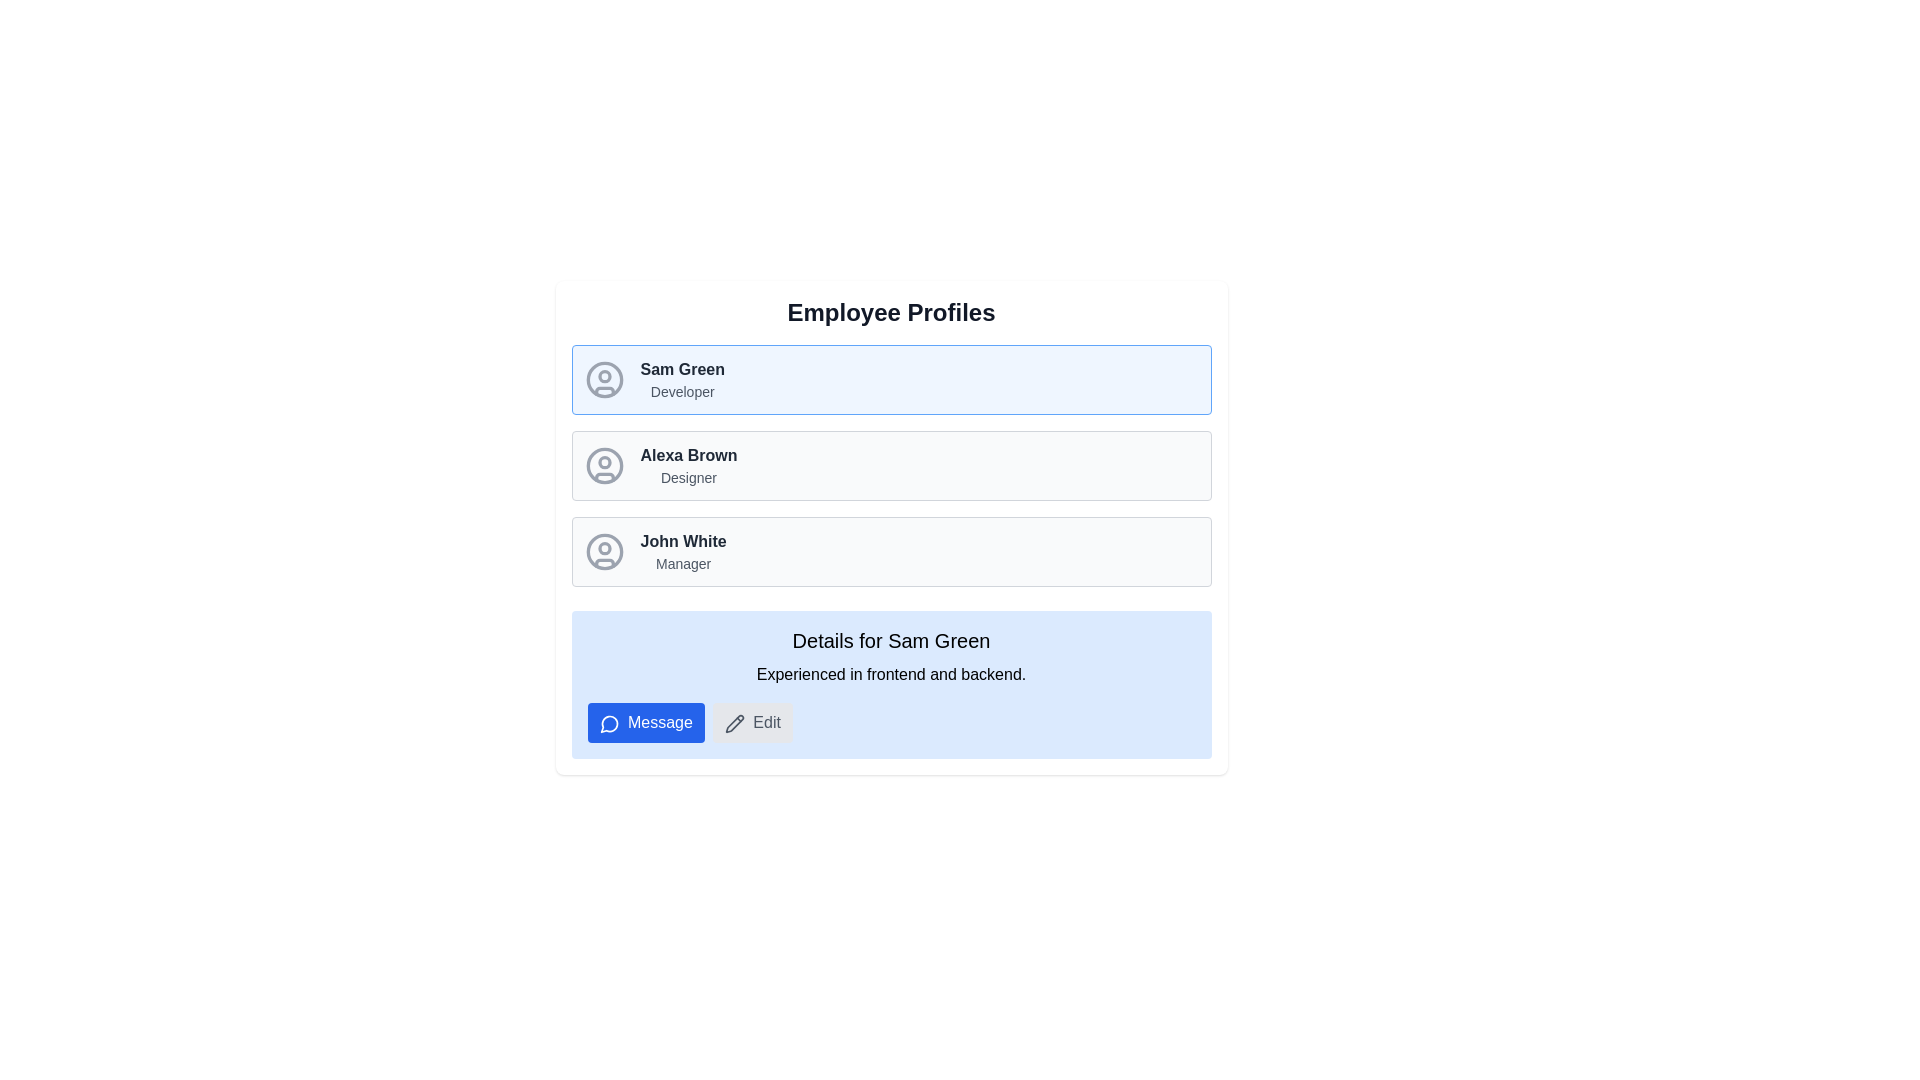 The height and width of the screenshot is (1080, 1920). I want to click on the text block displaying 'John White' and 'Manager' within the third card of the 'Employee Profiles' section, so click(683, 551).